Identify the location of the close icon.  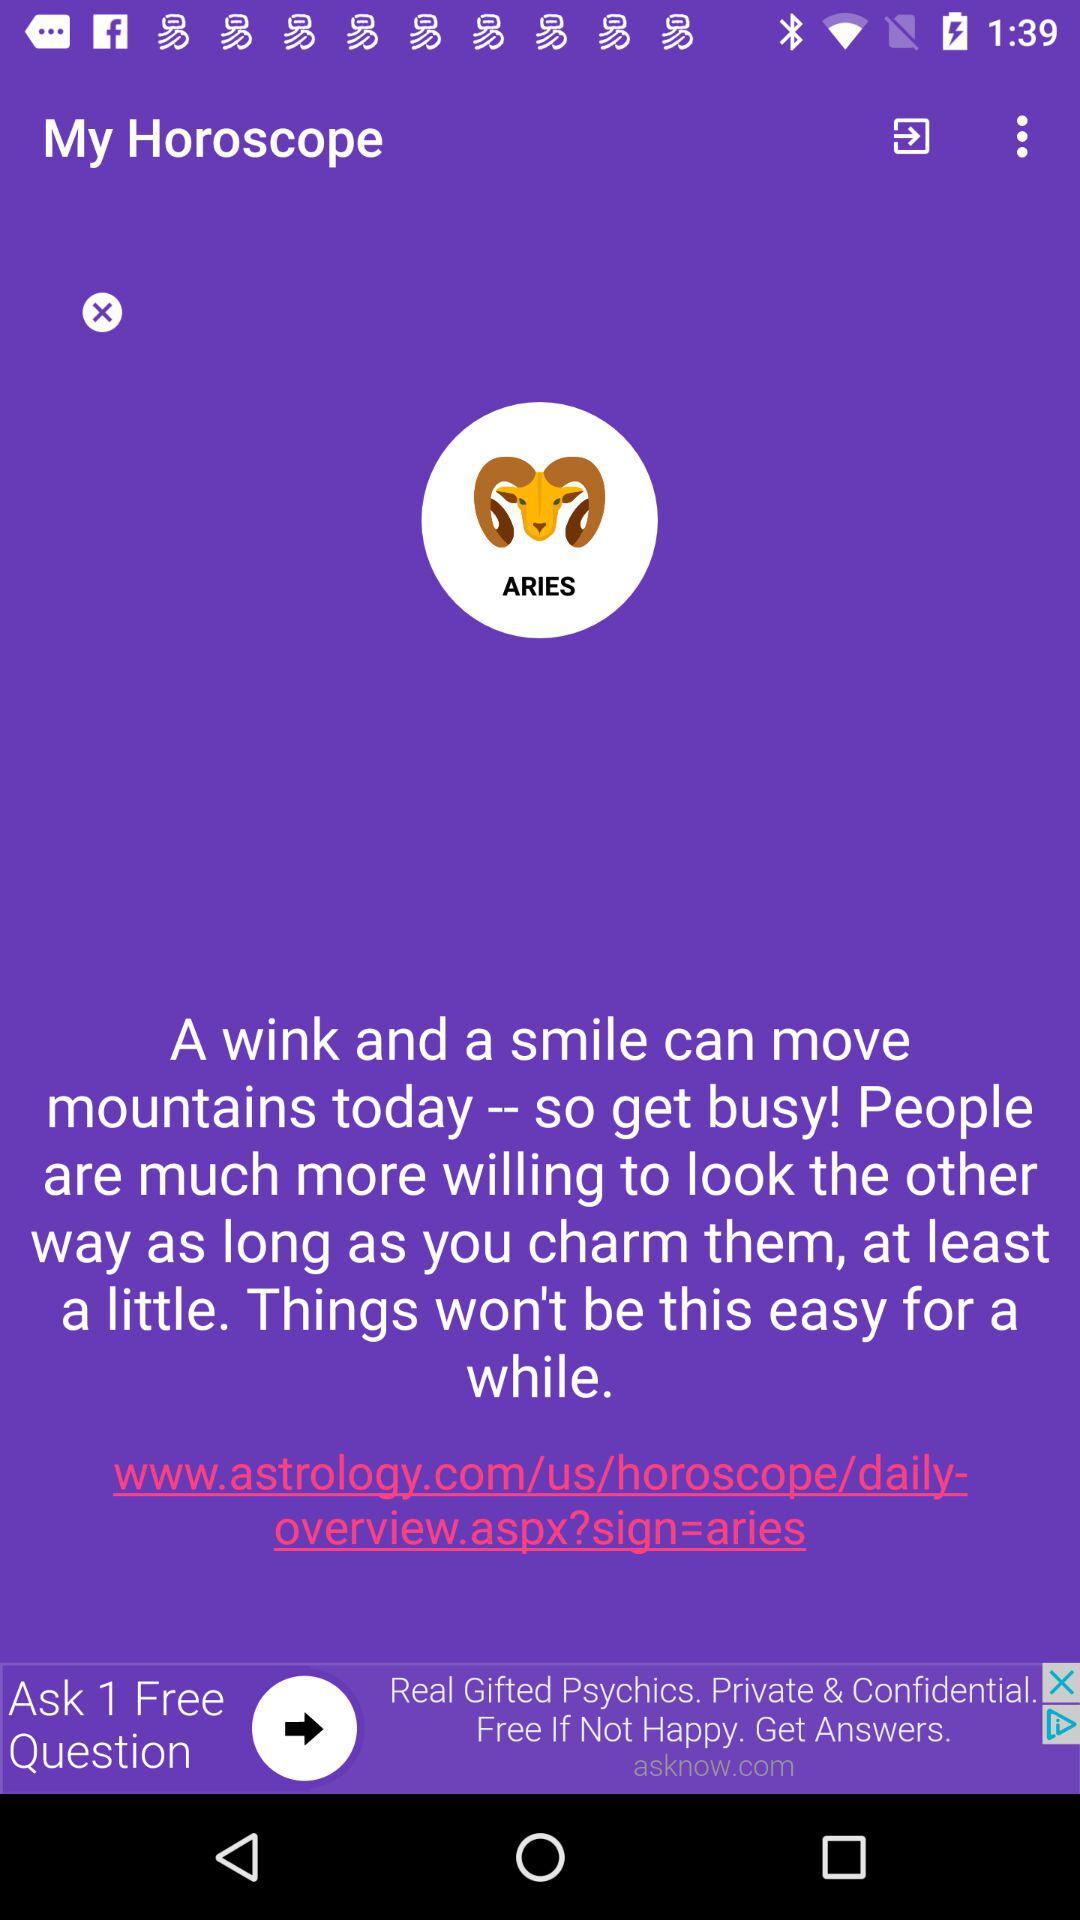
(102, 311).